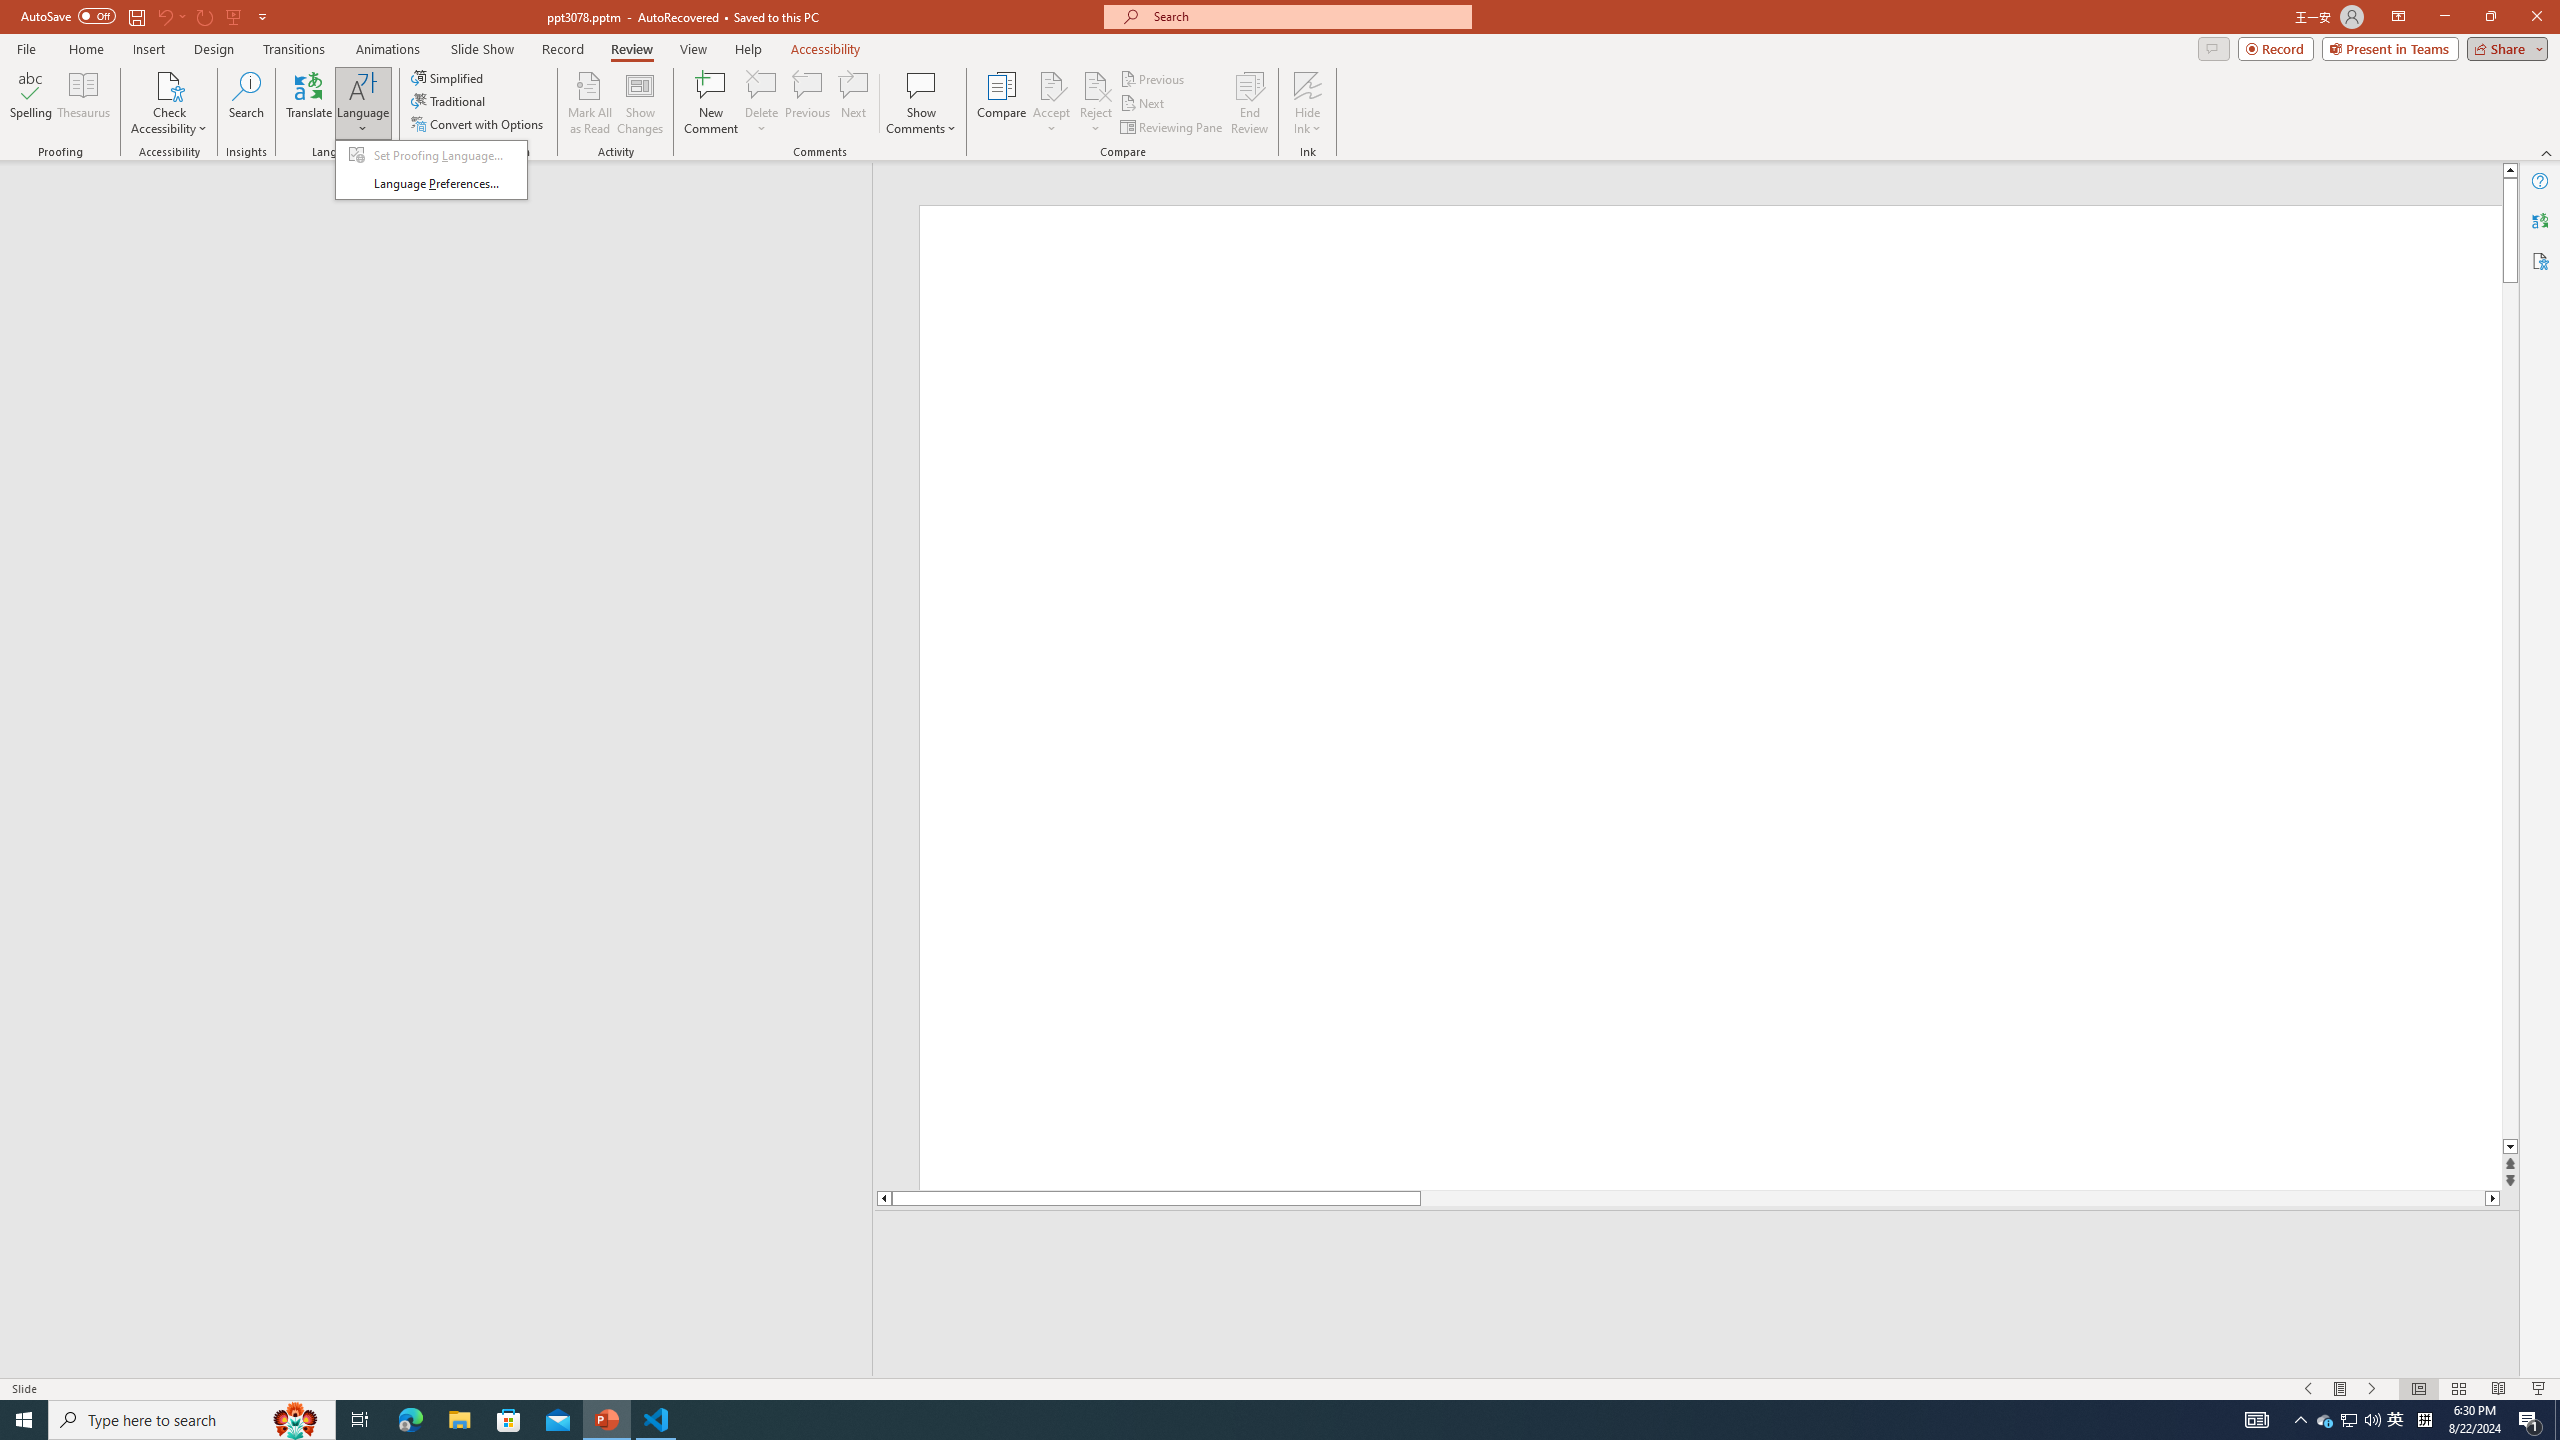  Describe the element at coordinates (1094, 103) in the screenshot. I see `'Reject'` at that location.